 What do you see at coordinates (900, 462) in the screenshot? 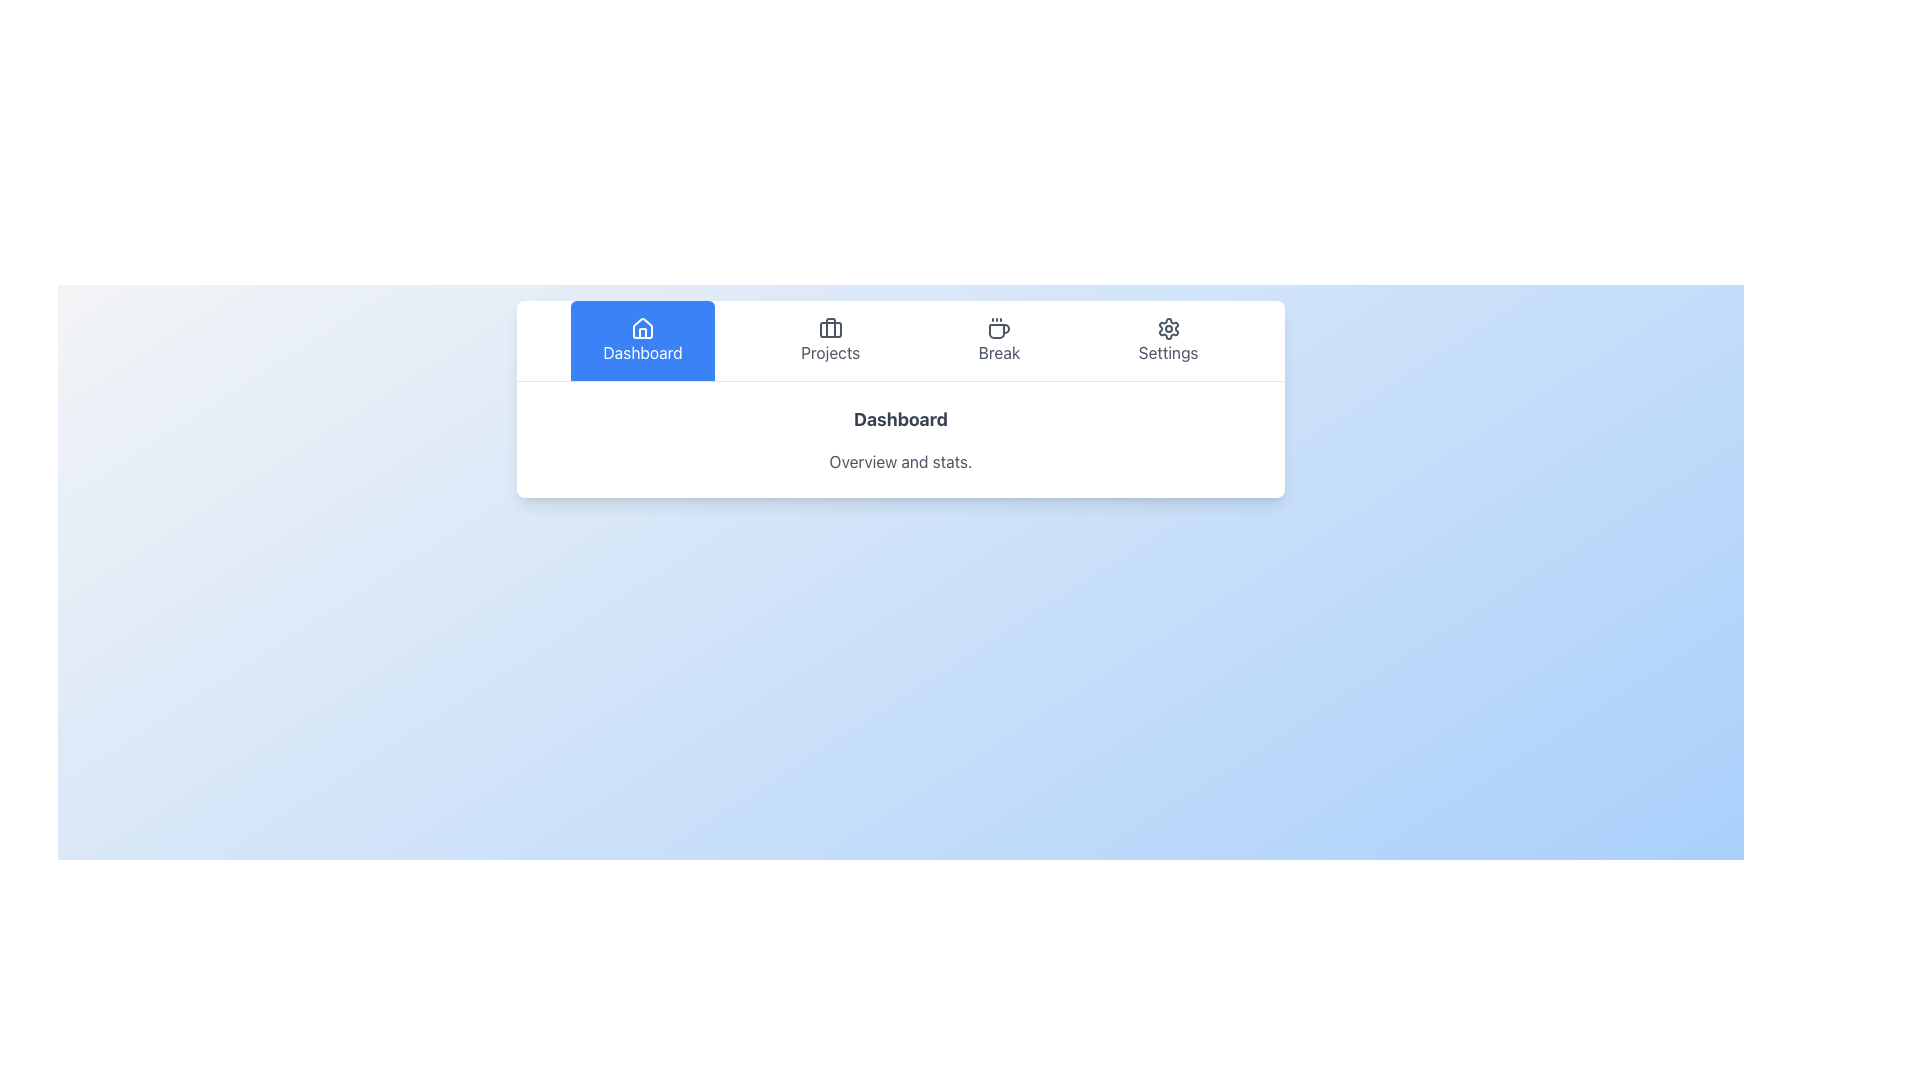
I see `the Text Label displaying 'Overview and stats.' located beneath the 'Dashboard' heading` at bounding box center [900, 462].